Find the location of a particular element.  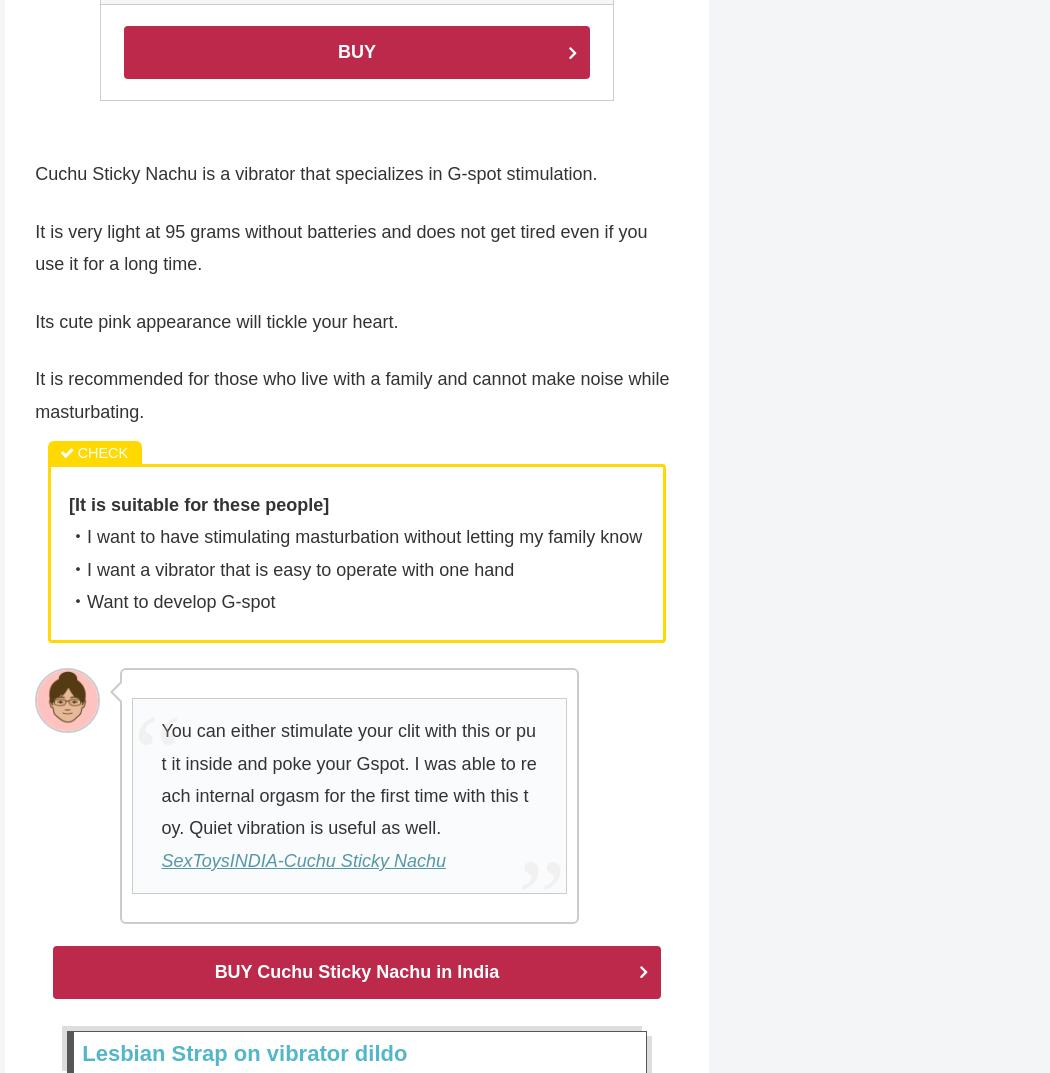

'・Want to develop G-spot' is located at coordinates (171, 602).